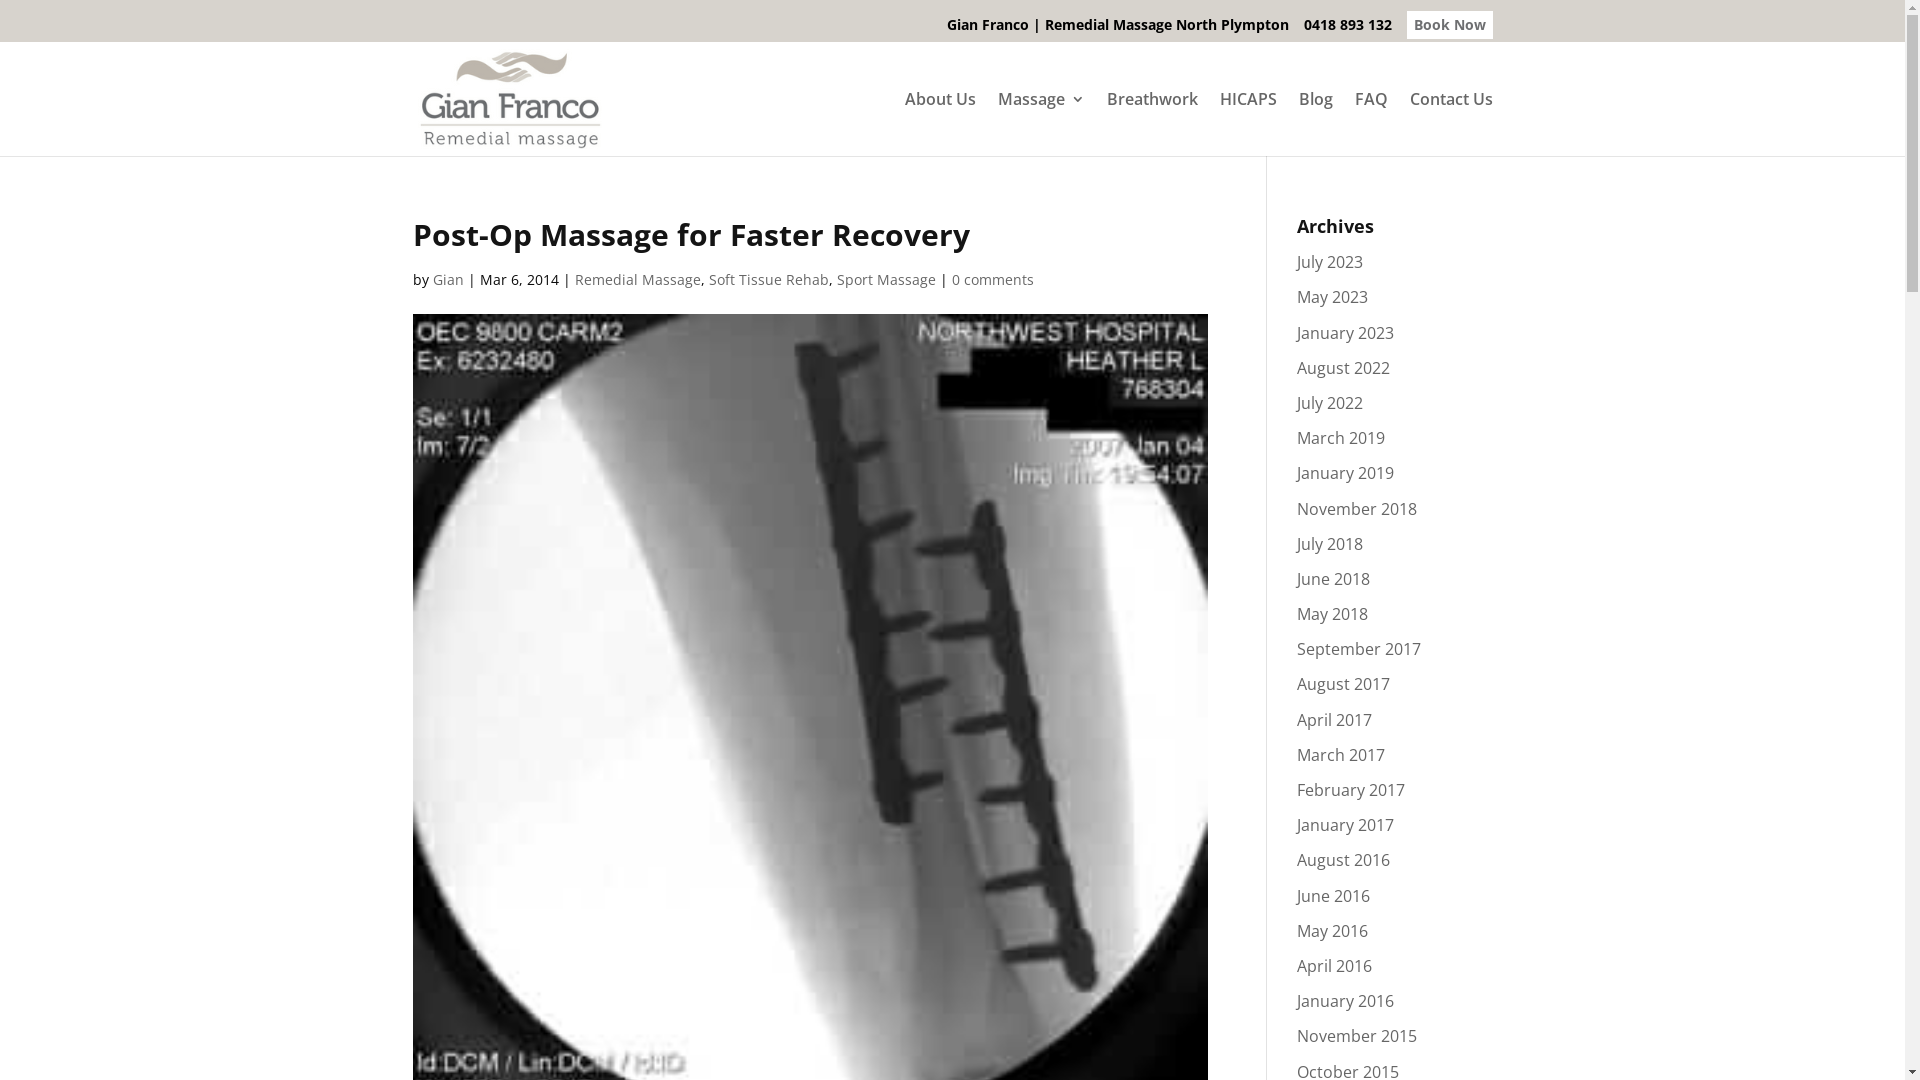 The width and height of the screenshot is (1920, 1080). Describe the element at coordinates (1116, 30) in the screenshot. I see `'Gian Franco | Remedial Massage North Plympton'` at that location.